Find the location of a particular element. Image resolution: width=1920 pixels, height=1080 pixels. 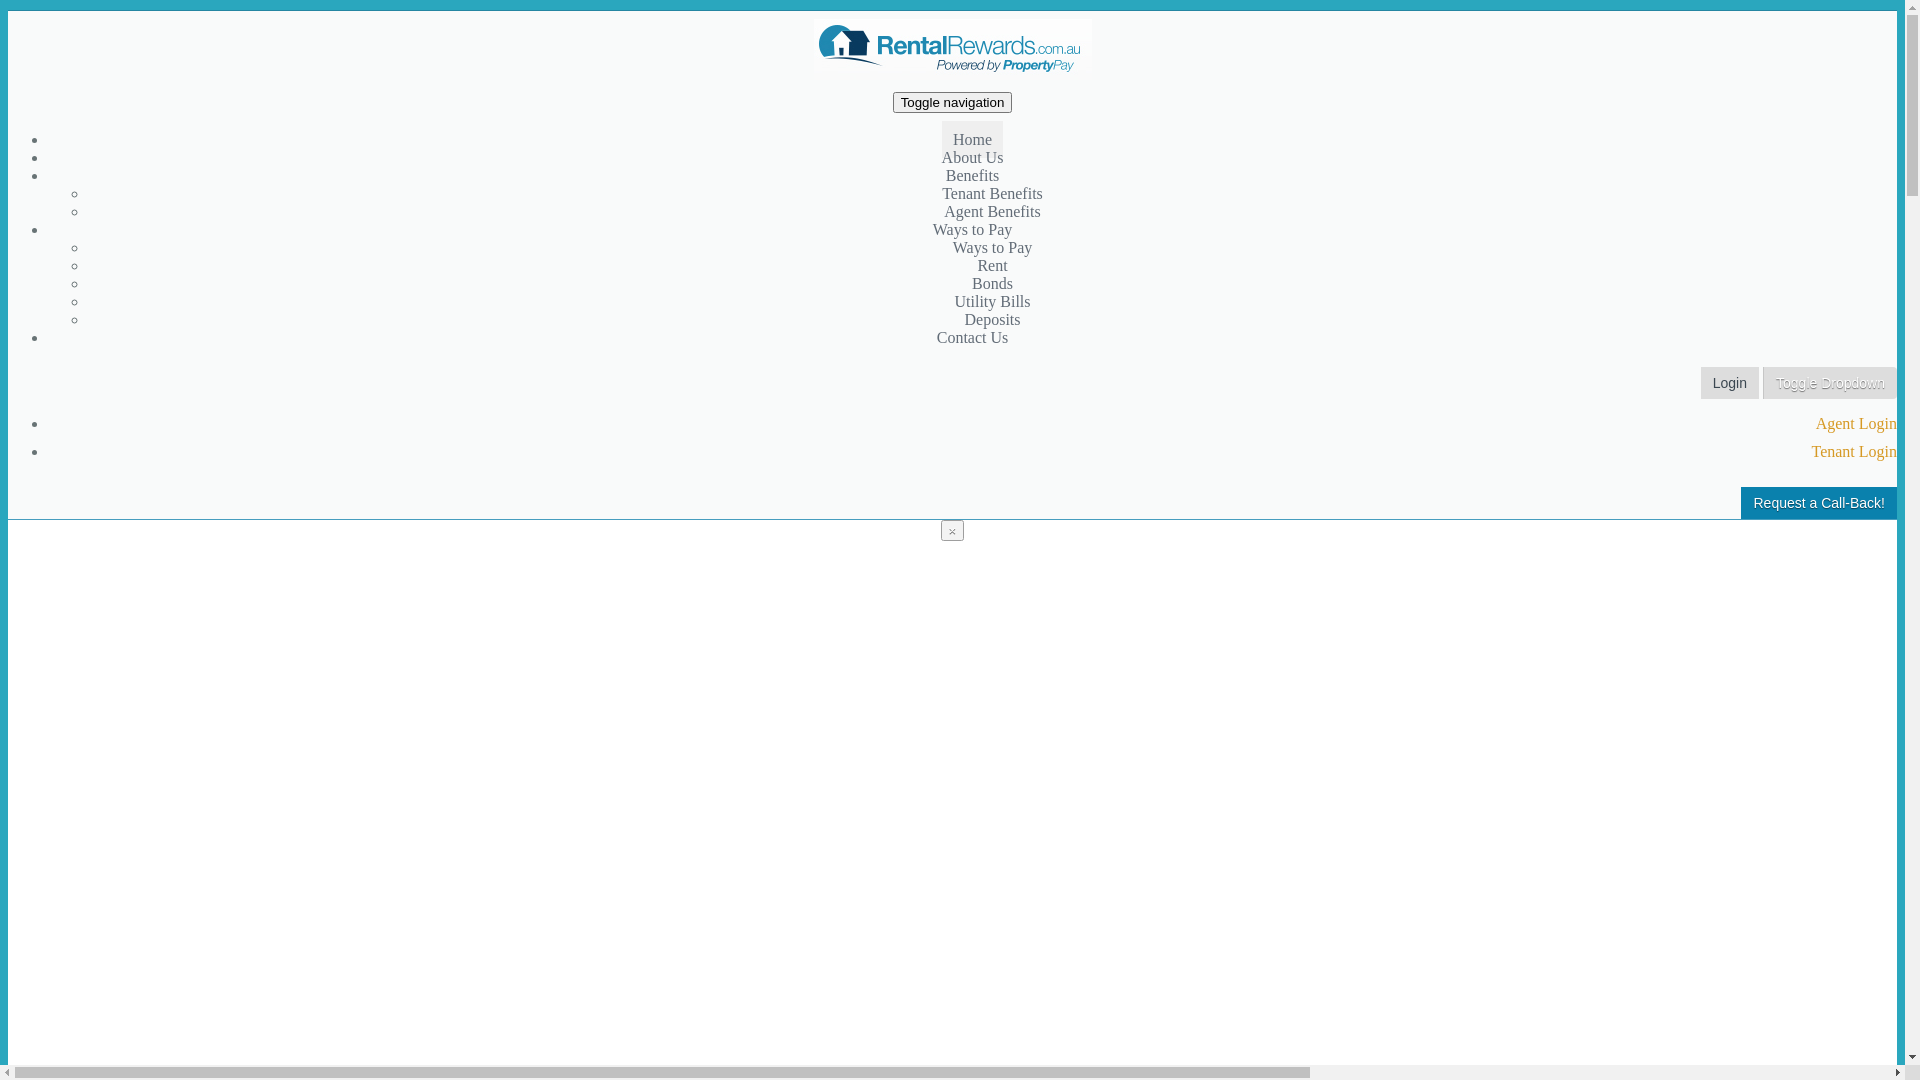

'Agent Login' is located at coordinates (1815, 422).